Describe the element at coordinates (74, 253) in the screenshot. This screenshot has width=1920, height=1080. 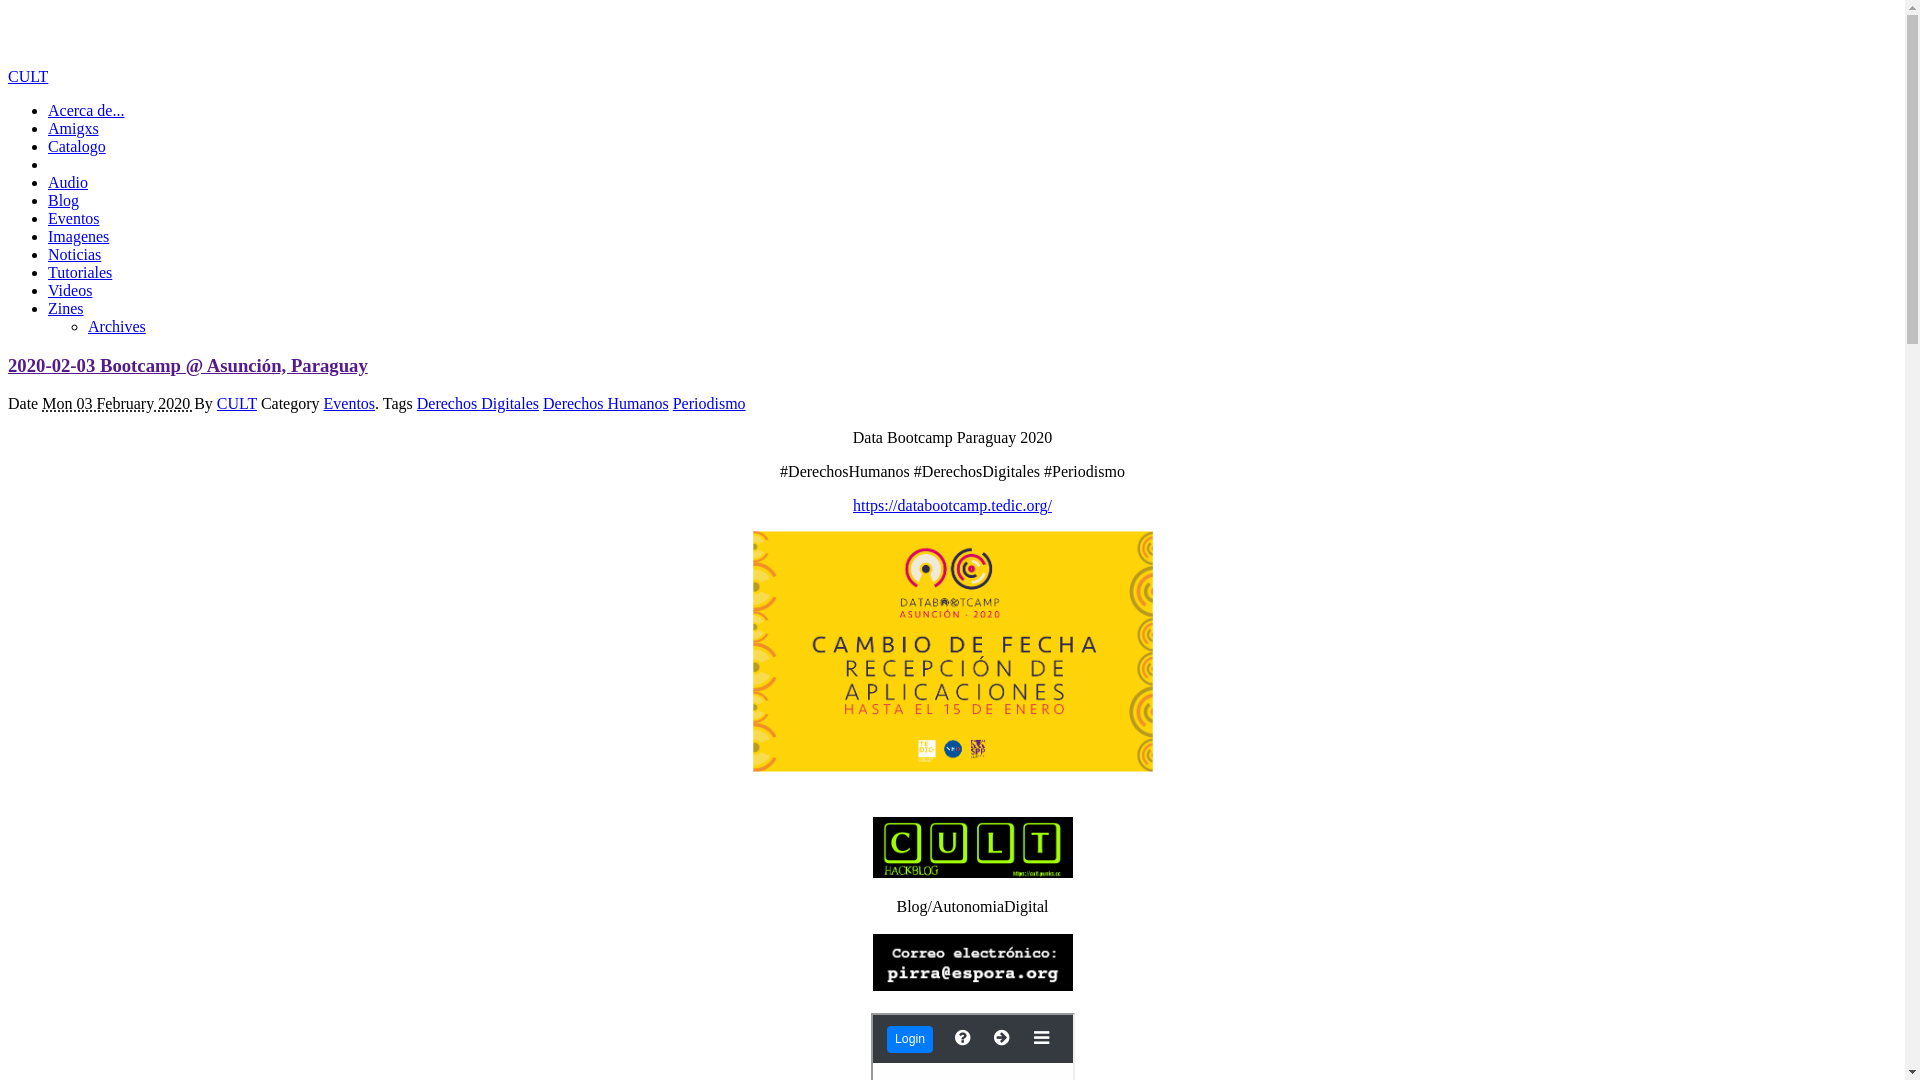
I see `'Noticias'` at that location.